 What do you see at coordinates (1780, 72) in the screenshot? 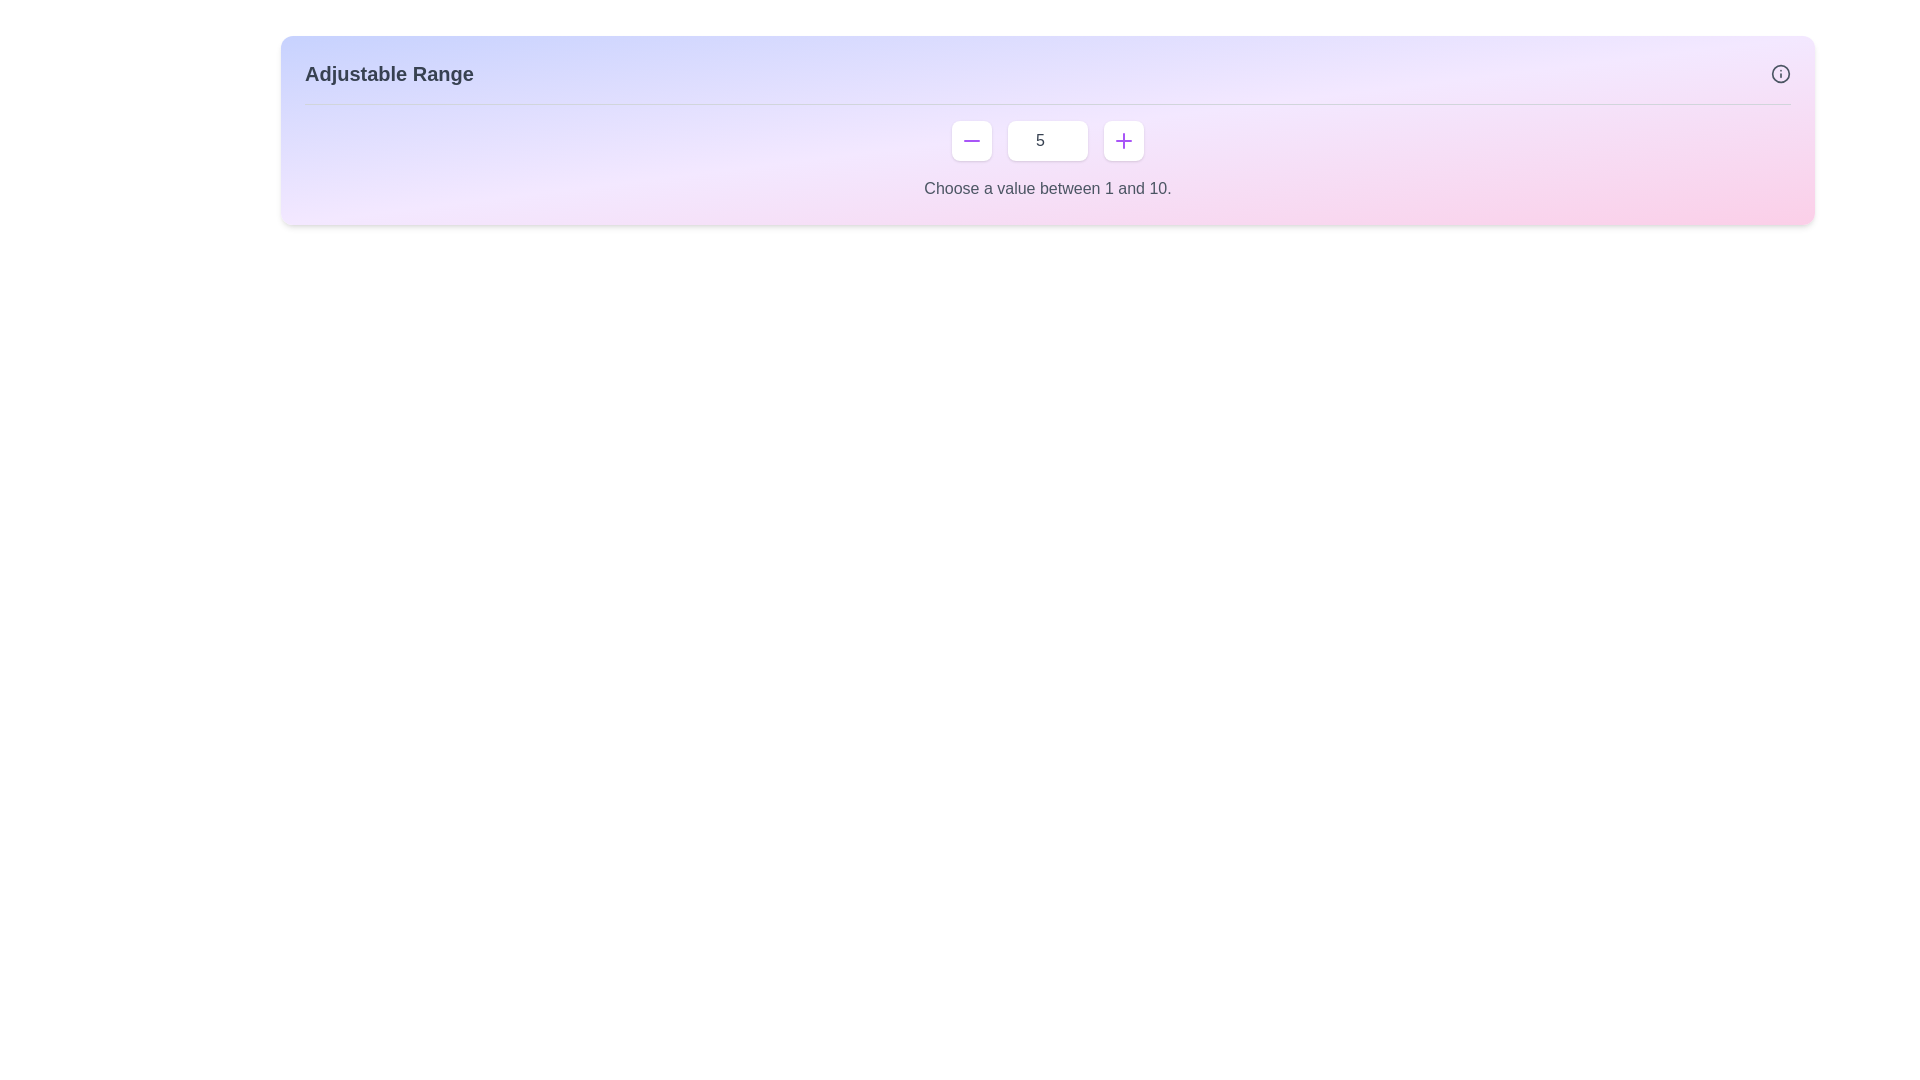
I see `the circular icon with an 'i' information symbol, which is styled with a gray outline and located on the far right of the 'Adjustable Range' header section` at bounding box center [1780, 72].